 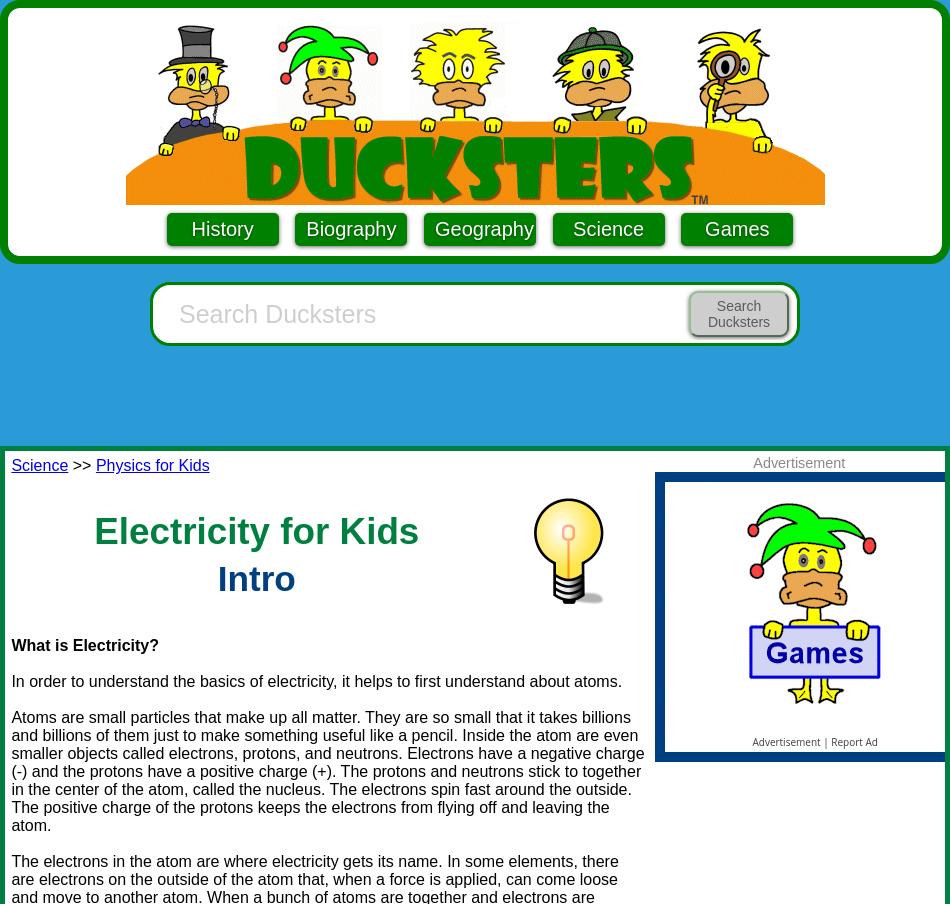 I want to click on 'Search Ducksters', so click(x=737, y=313).